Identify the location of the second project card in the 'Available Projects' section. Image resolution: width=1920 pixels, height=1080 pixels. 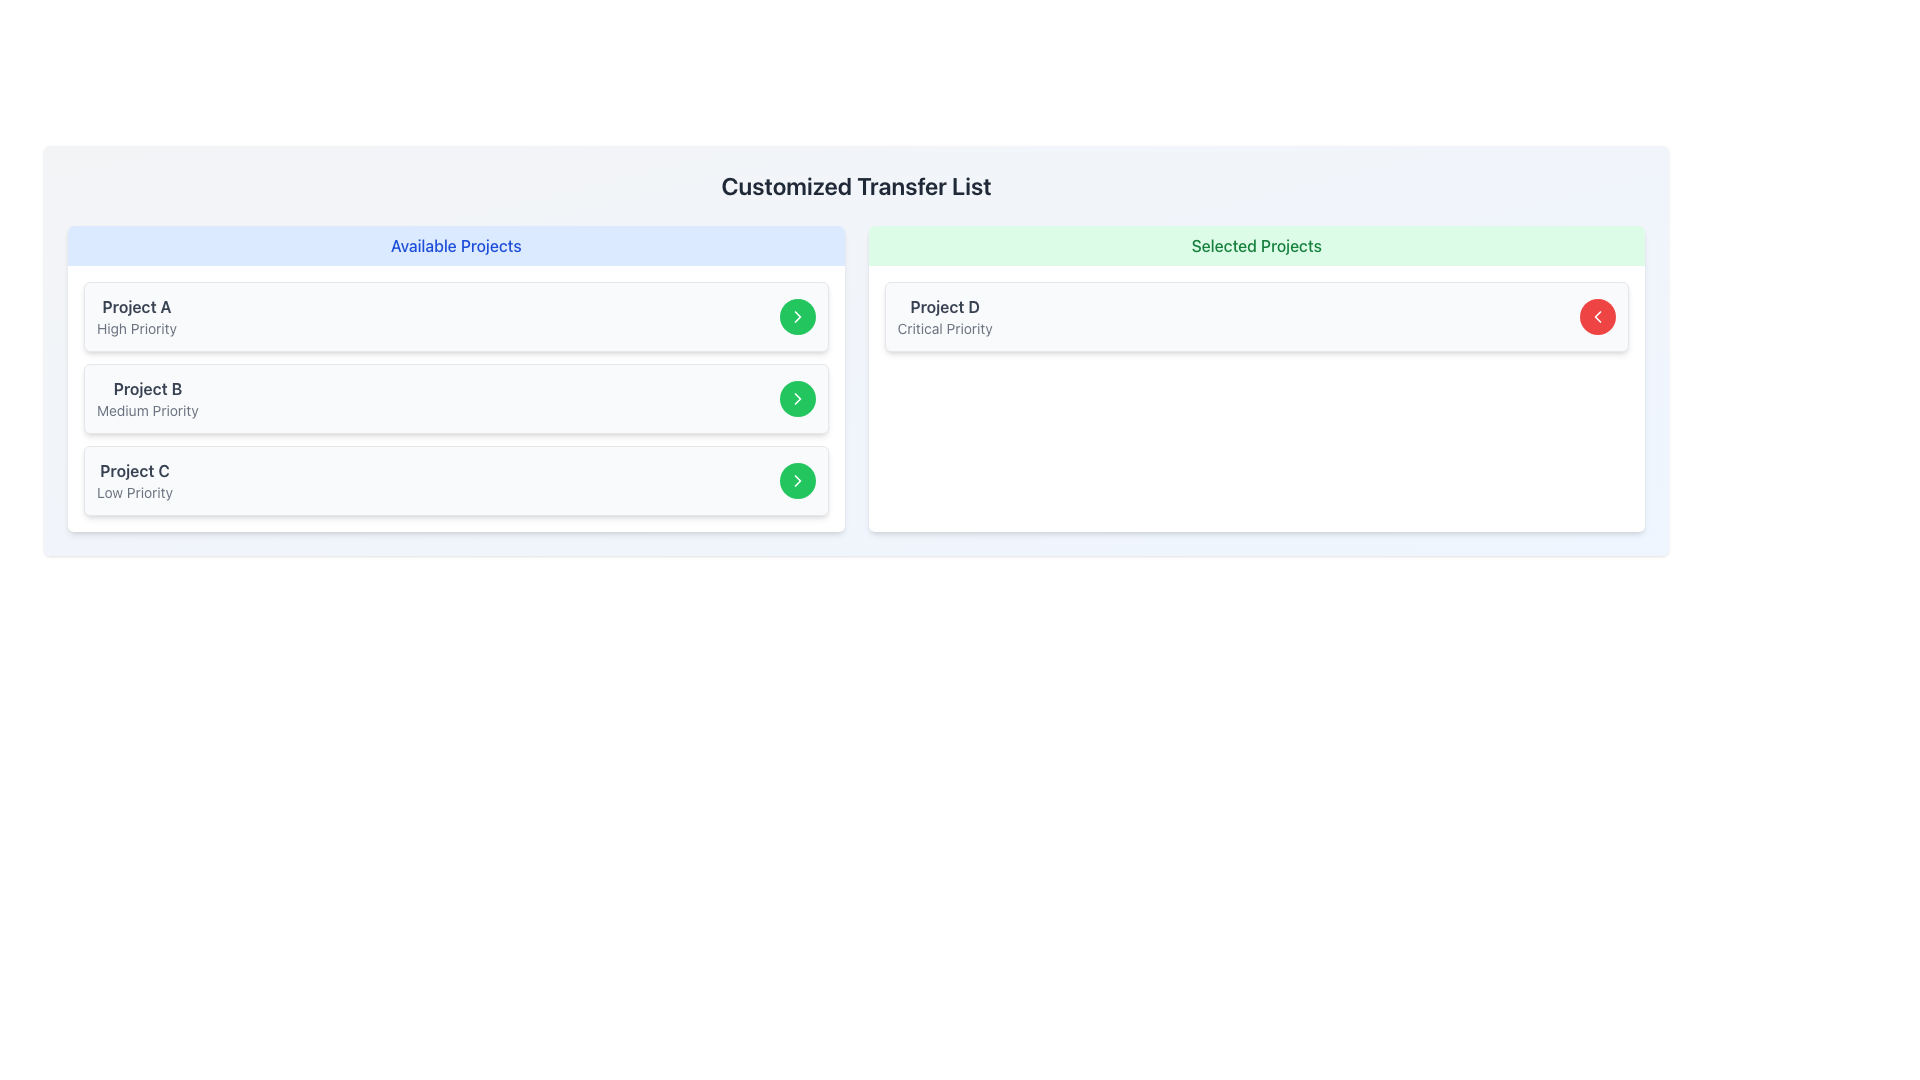
(455, 398).